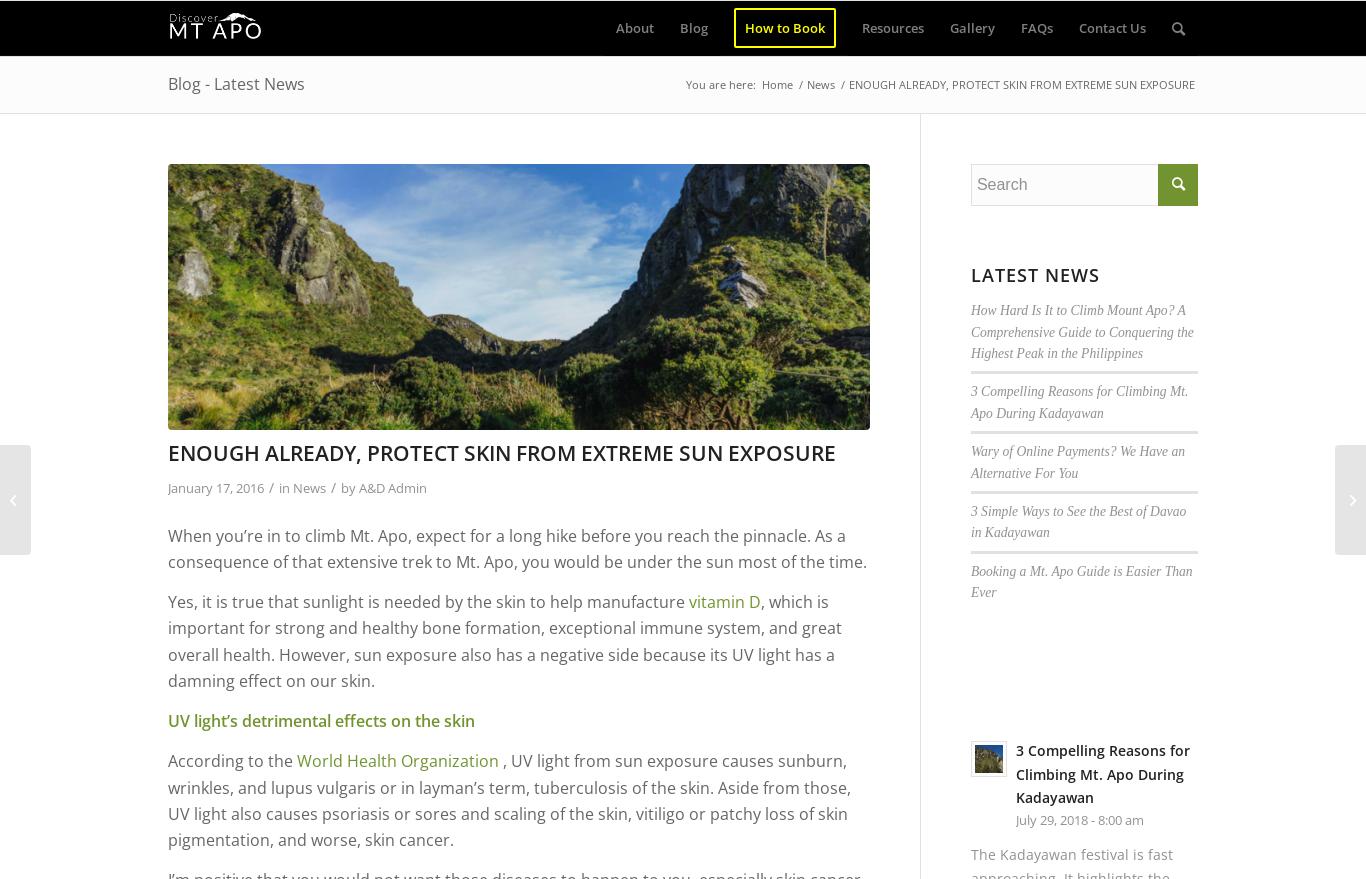 The height and width of the screenshot is (879, 1366). I want to click on 'Latest News', so click(969, 272).